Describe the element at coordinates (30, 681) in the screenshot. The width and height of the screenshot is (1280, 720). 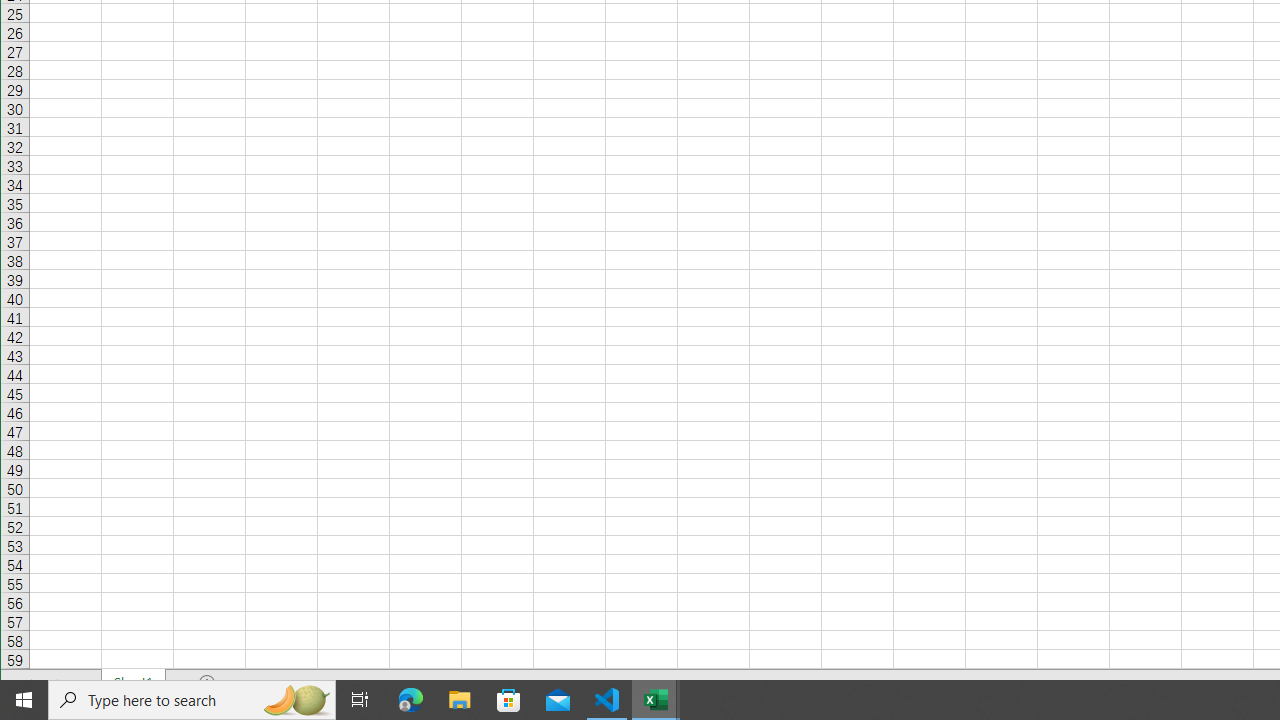
I see `'Scroll Left'` at that location.